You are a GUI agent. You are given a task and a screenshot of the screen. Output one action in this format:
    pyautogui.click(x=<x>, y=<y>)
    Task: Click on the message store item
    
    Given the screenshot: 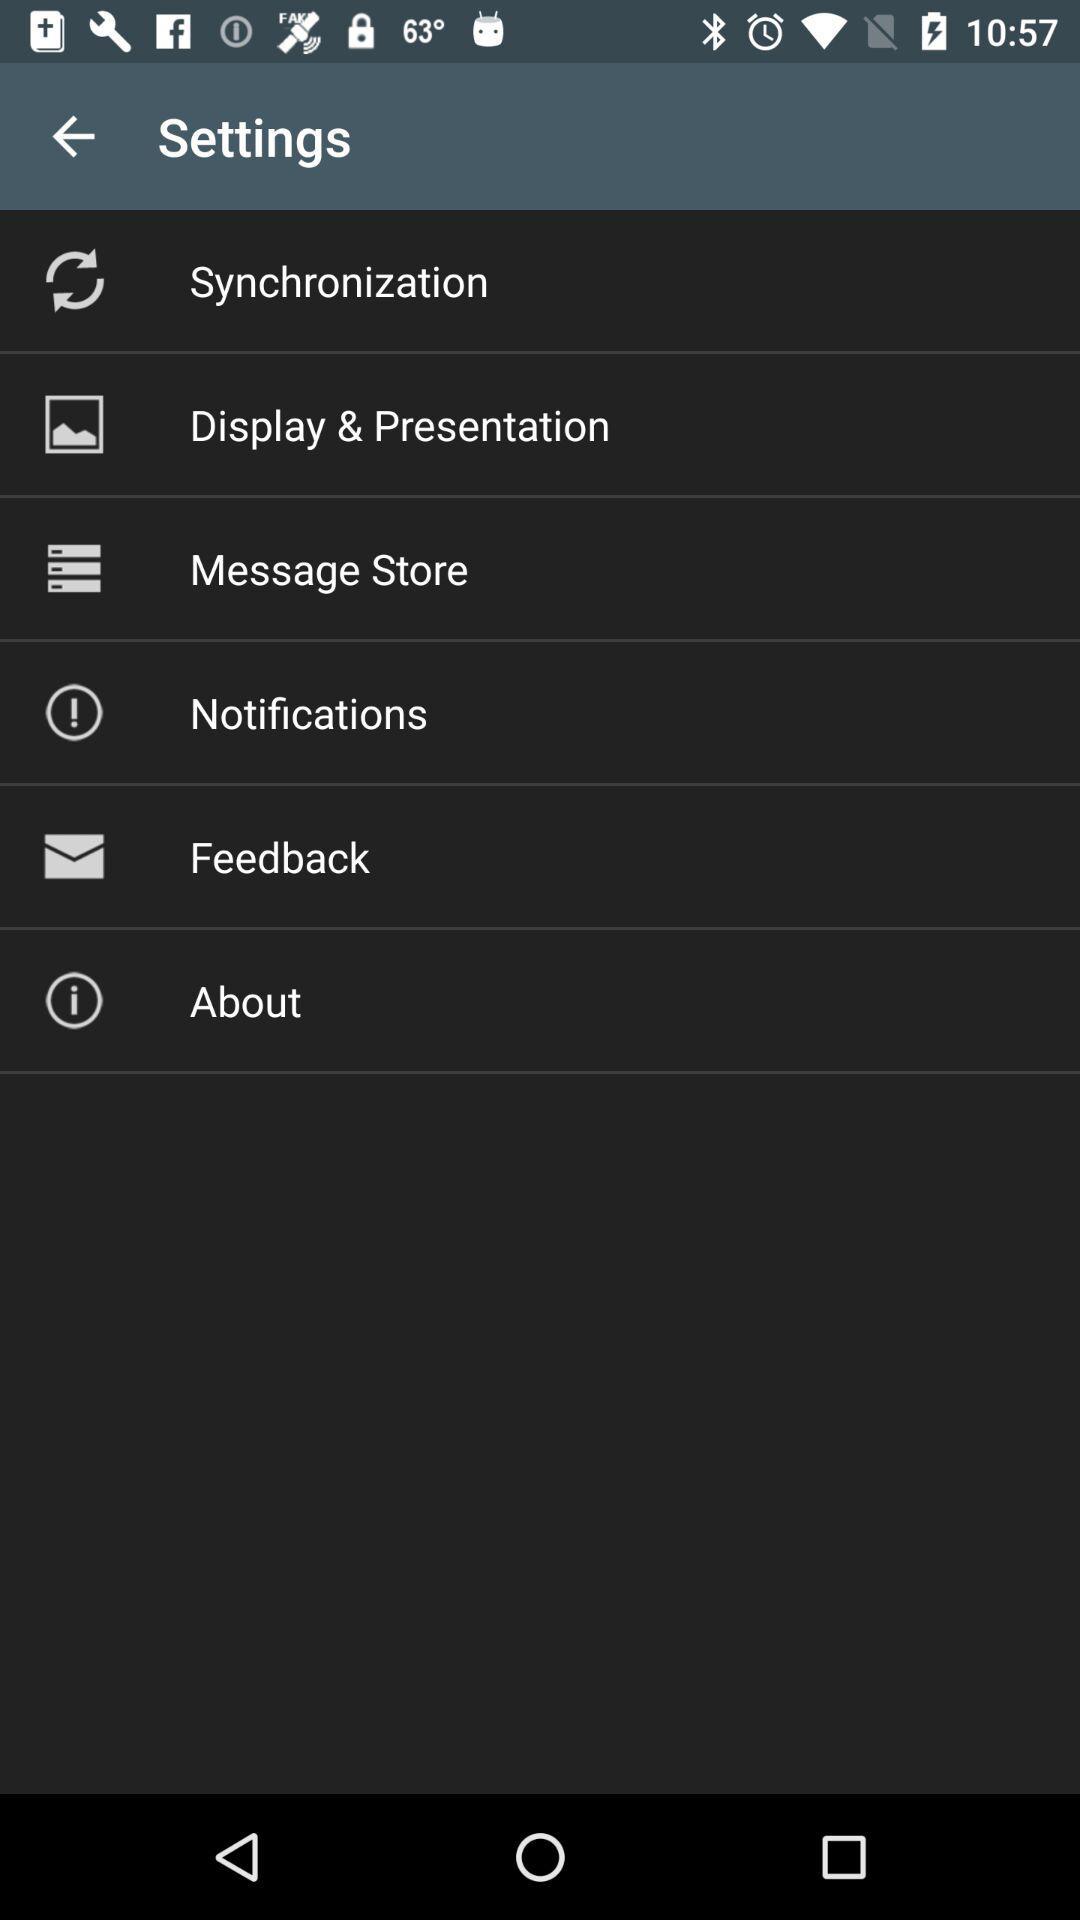 What is the action you would take?
    pyautogui.click(x=328, y=567)
    